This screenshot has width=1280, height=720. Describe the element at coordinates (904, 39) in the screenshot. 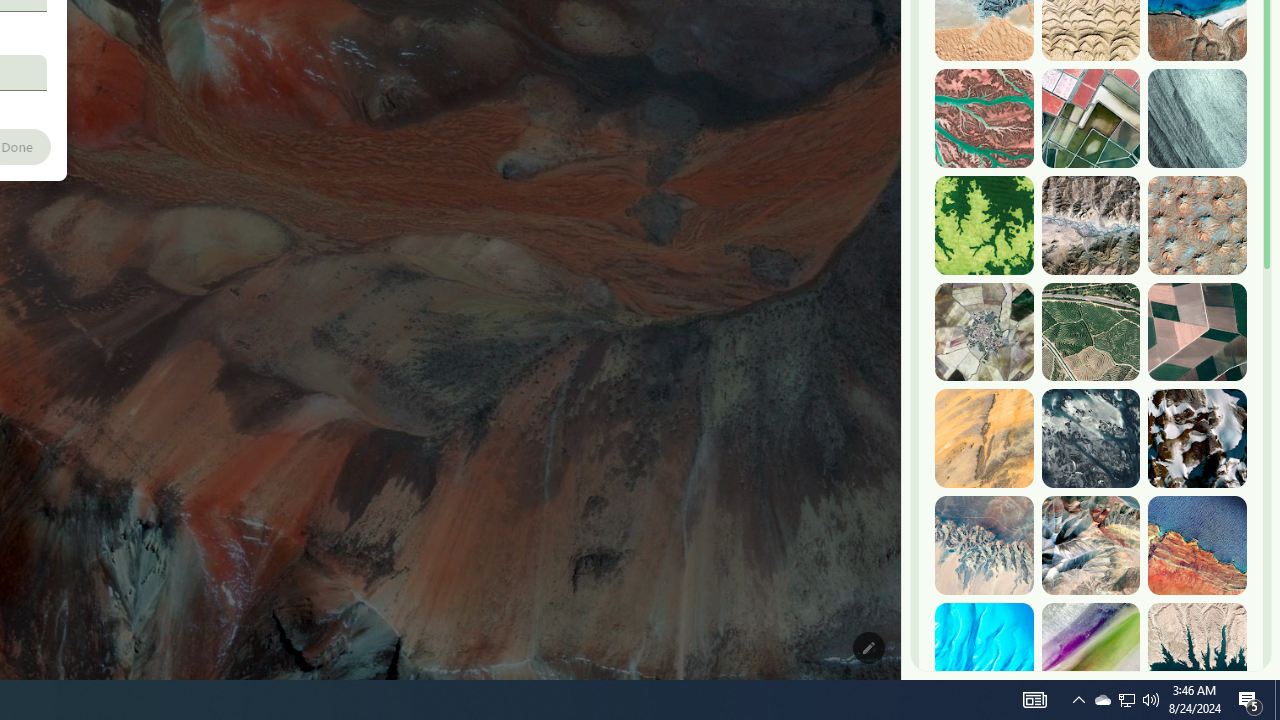

I see `'Side Panel Resize Handle'` at that location.